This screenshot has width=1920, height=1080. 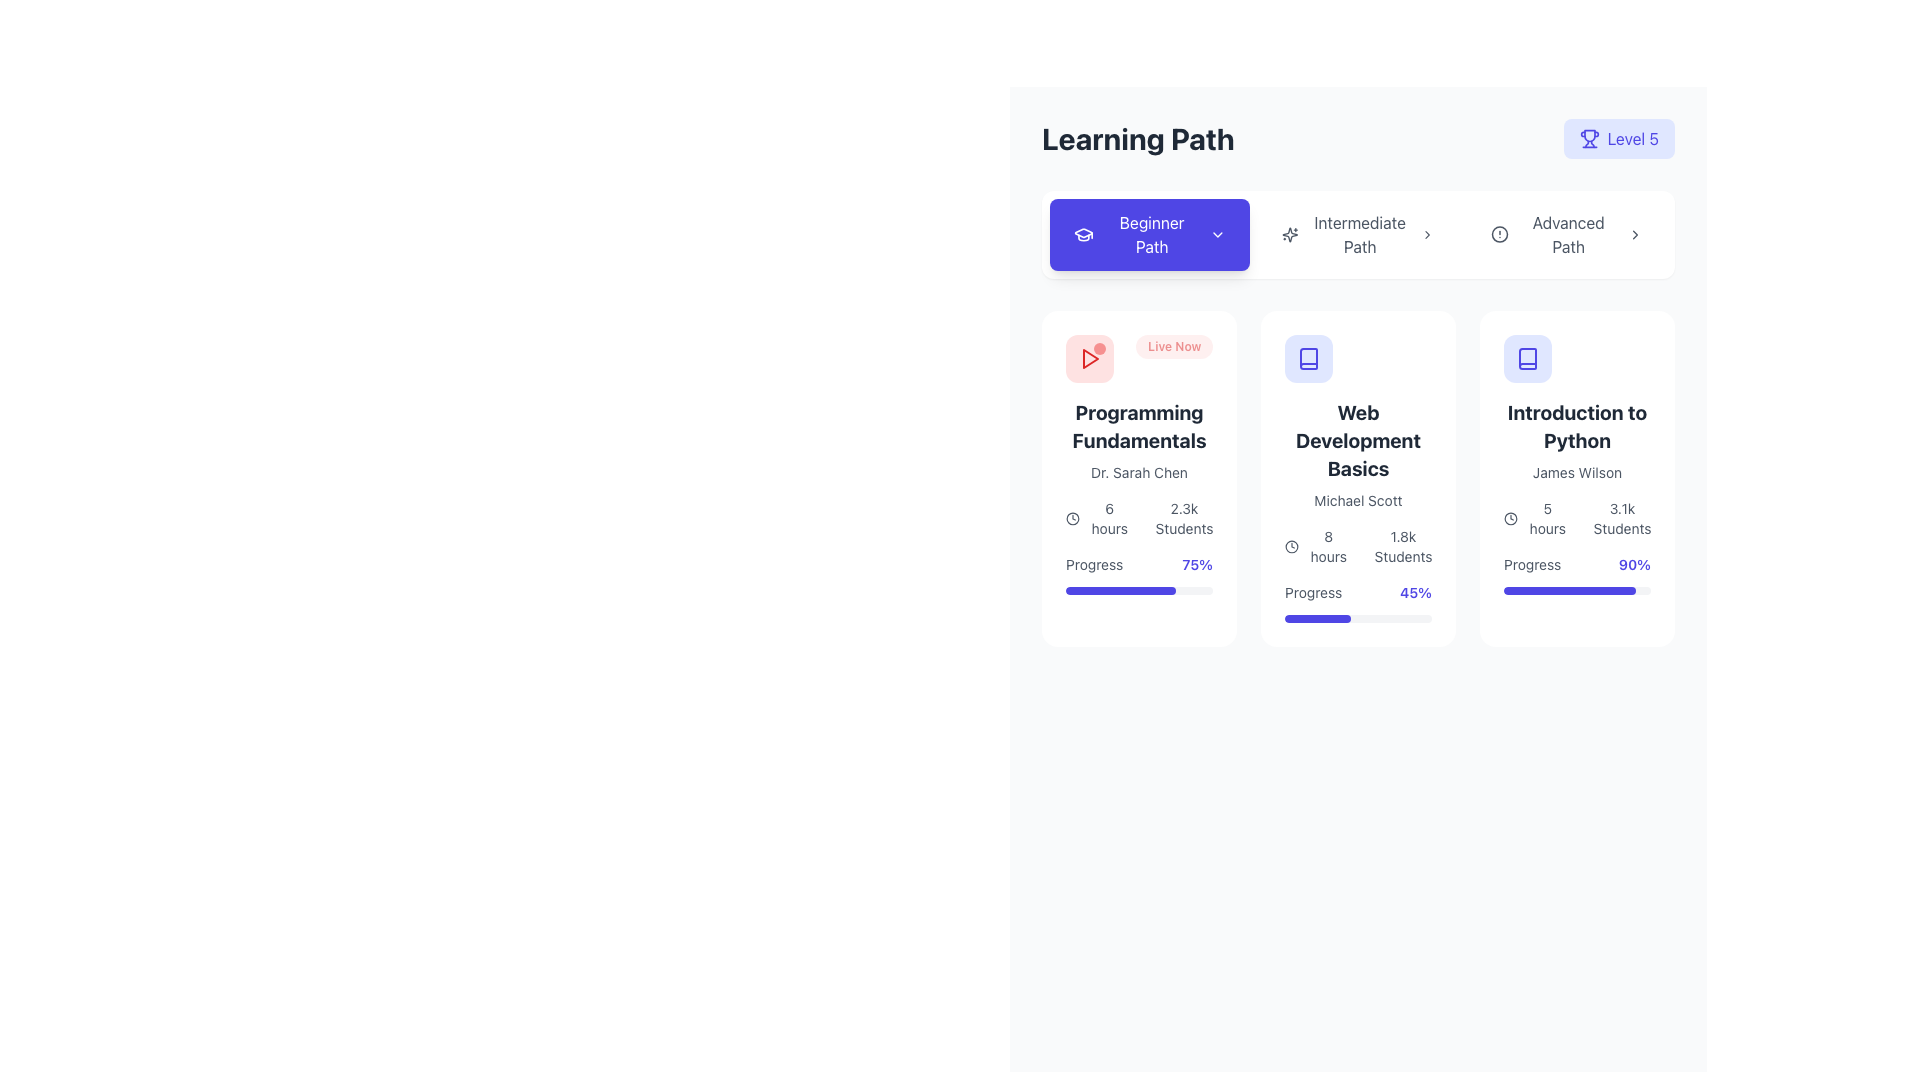 What do you see at coordinates (1197, 564) in the screenshot?
I see `the progress completion text located at the bottom-right corner of the 'Programming Fundamentals' card, to the right of the 'Progress' label` at bounding box center [1197, 564].